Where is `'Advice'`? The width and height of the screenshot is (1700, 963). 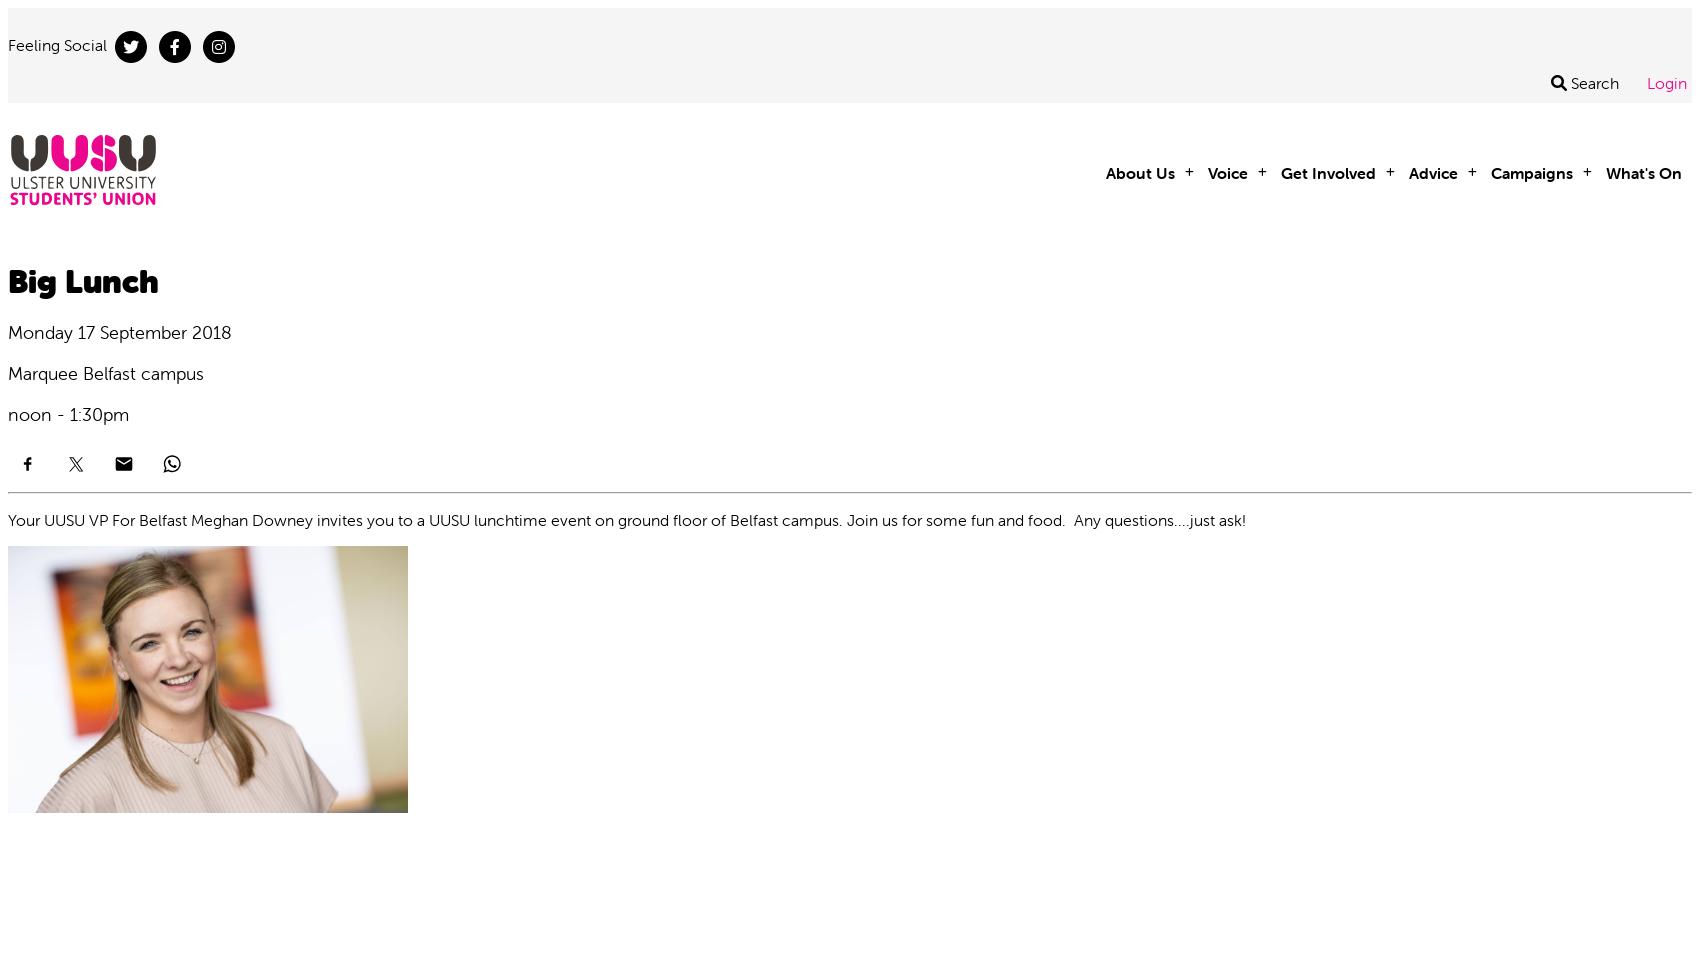 'Advice' is located at coordinates (1432, 172).